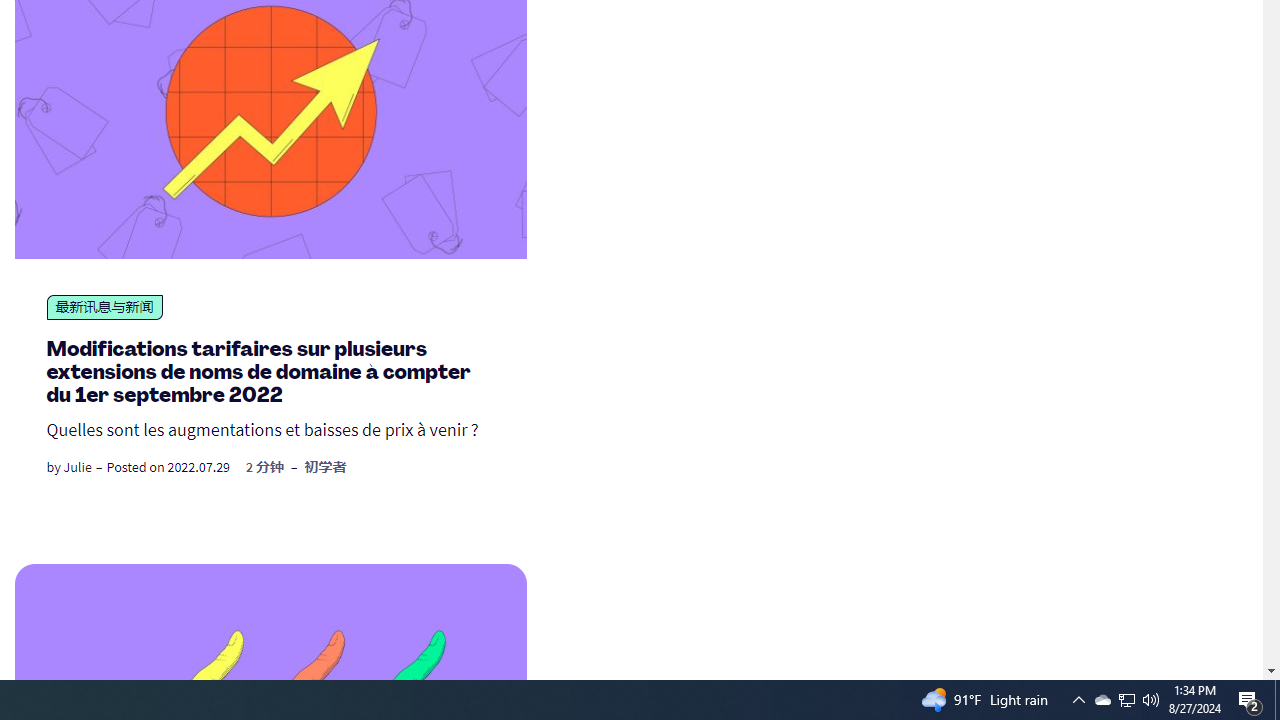  I want to click on 'Julie', so click(77, 467).